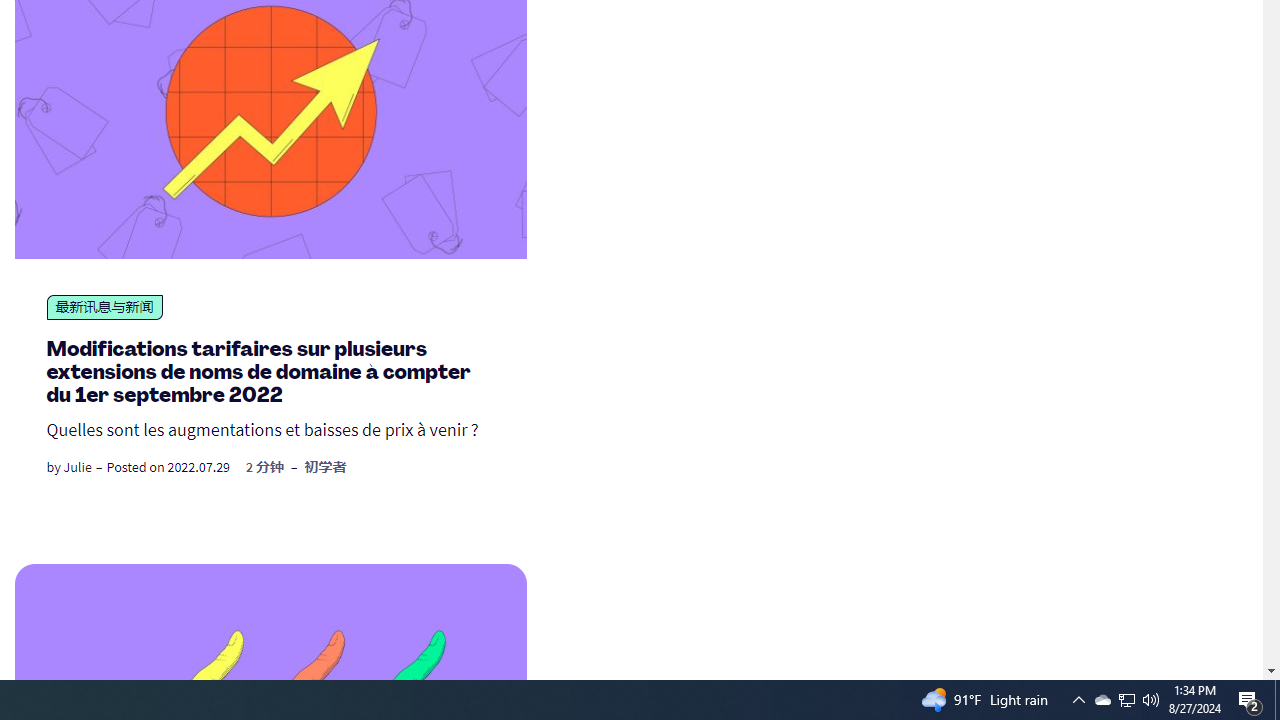  I want to click on 'Julie', so click(77, 467).